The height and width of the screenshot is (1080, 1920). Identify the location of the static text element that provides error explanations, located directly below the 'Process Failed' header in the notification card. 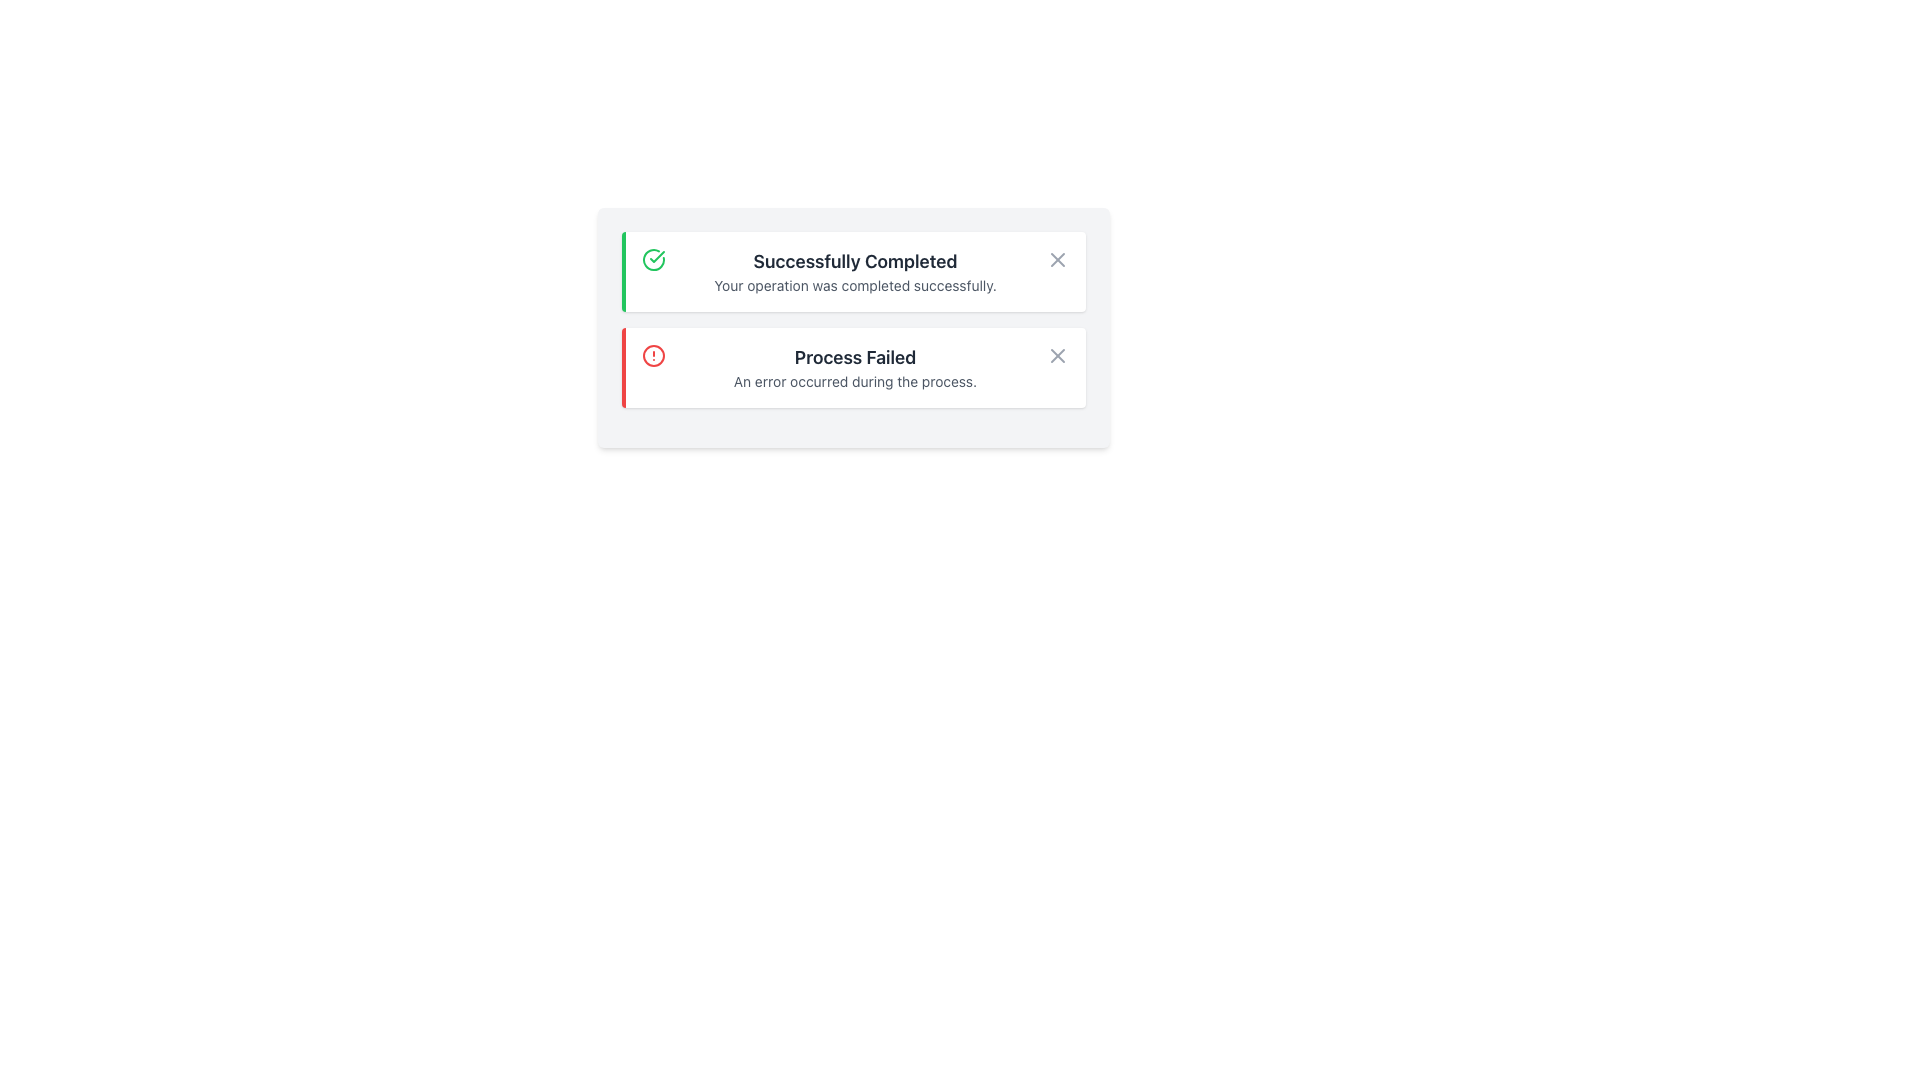
(855, 381).